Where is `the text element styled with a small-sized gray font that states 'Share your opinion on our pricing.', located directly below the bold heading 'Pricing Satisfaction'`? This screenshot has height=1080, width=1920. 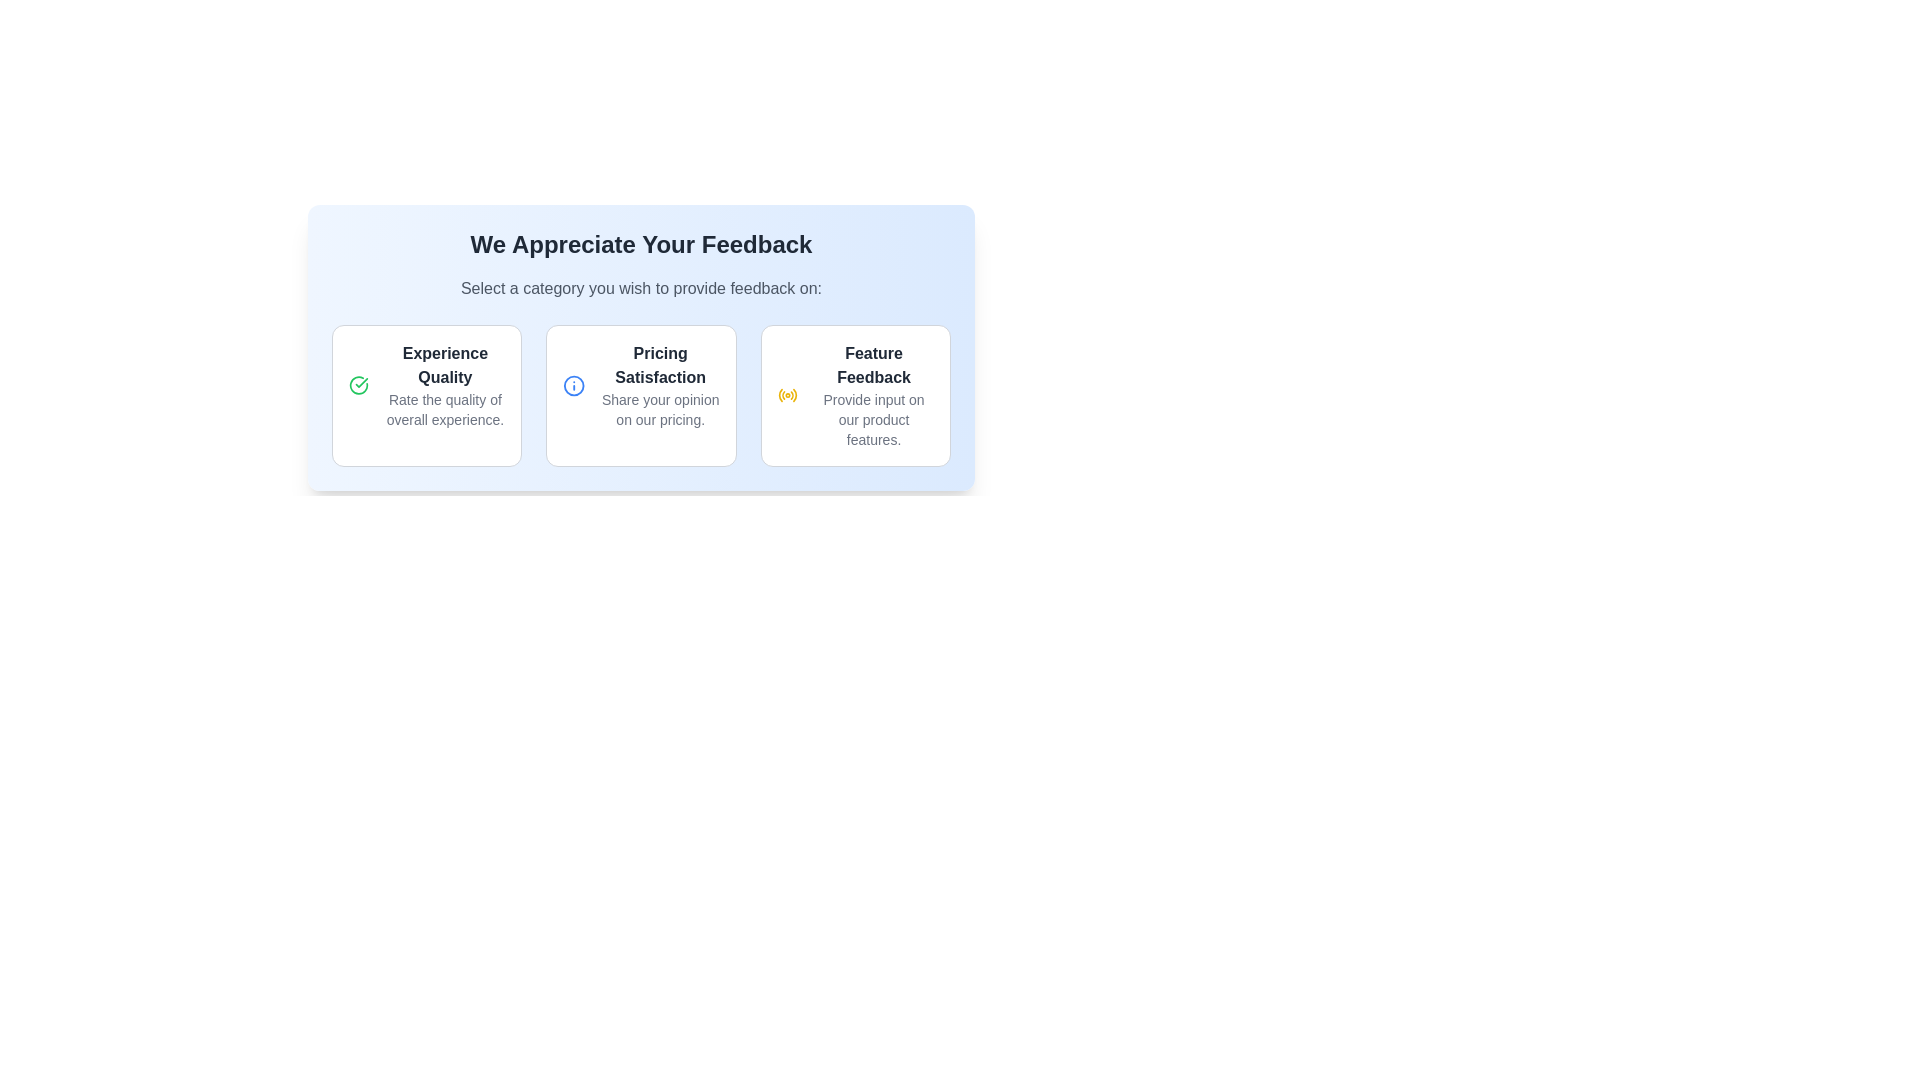
the text element styled with a small-sized gray font that states 'Share your opinion on our pricing.', located directly below the bold heading 'Pricing Satisfaction' is located at coordinates (660, 408).